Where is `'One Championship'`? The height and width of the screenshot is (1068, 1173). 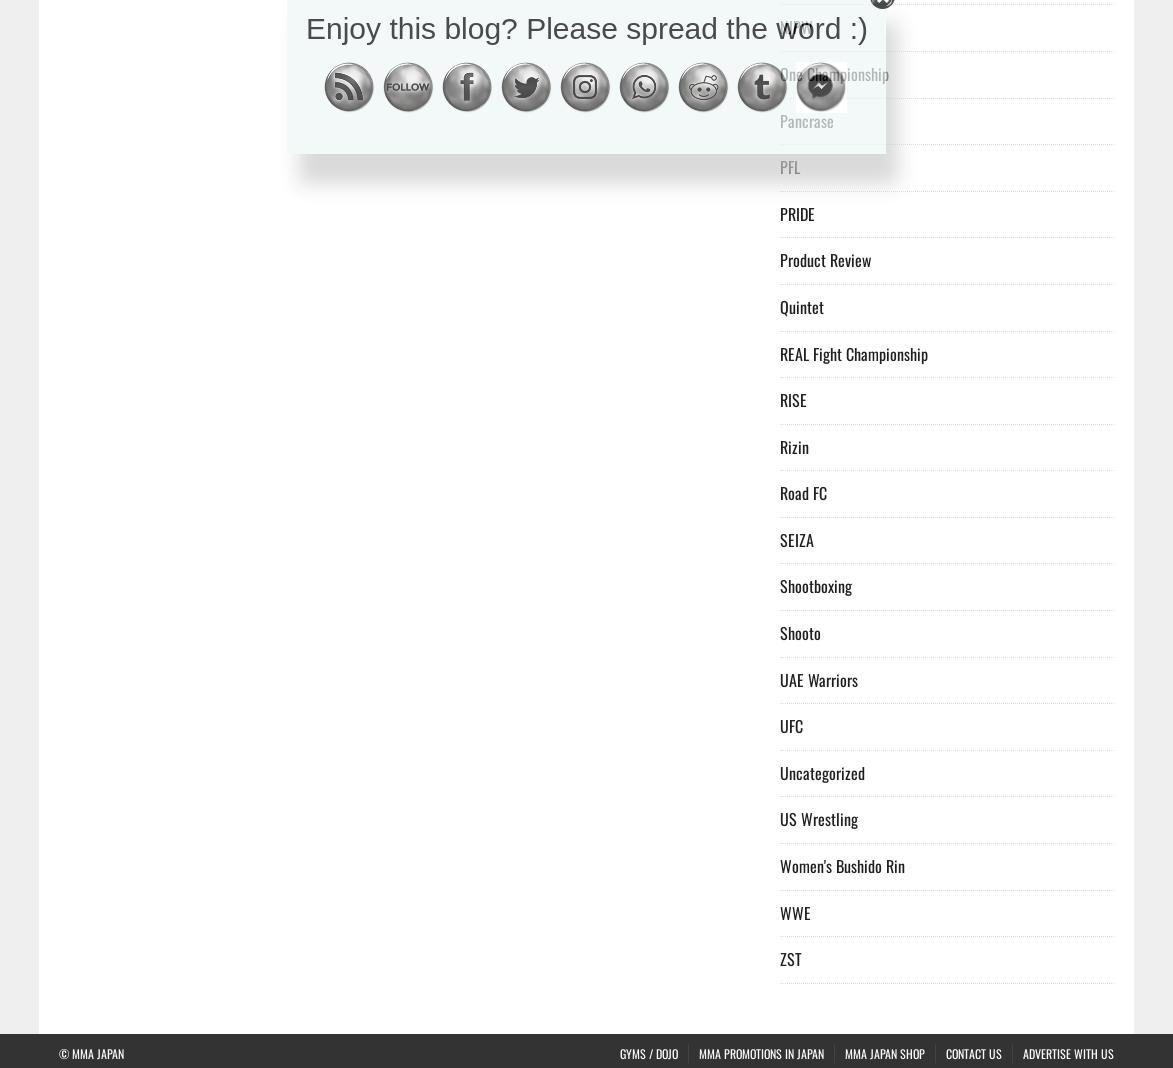
'One Championship' is located at coordinates (779, 72).